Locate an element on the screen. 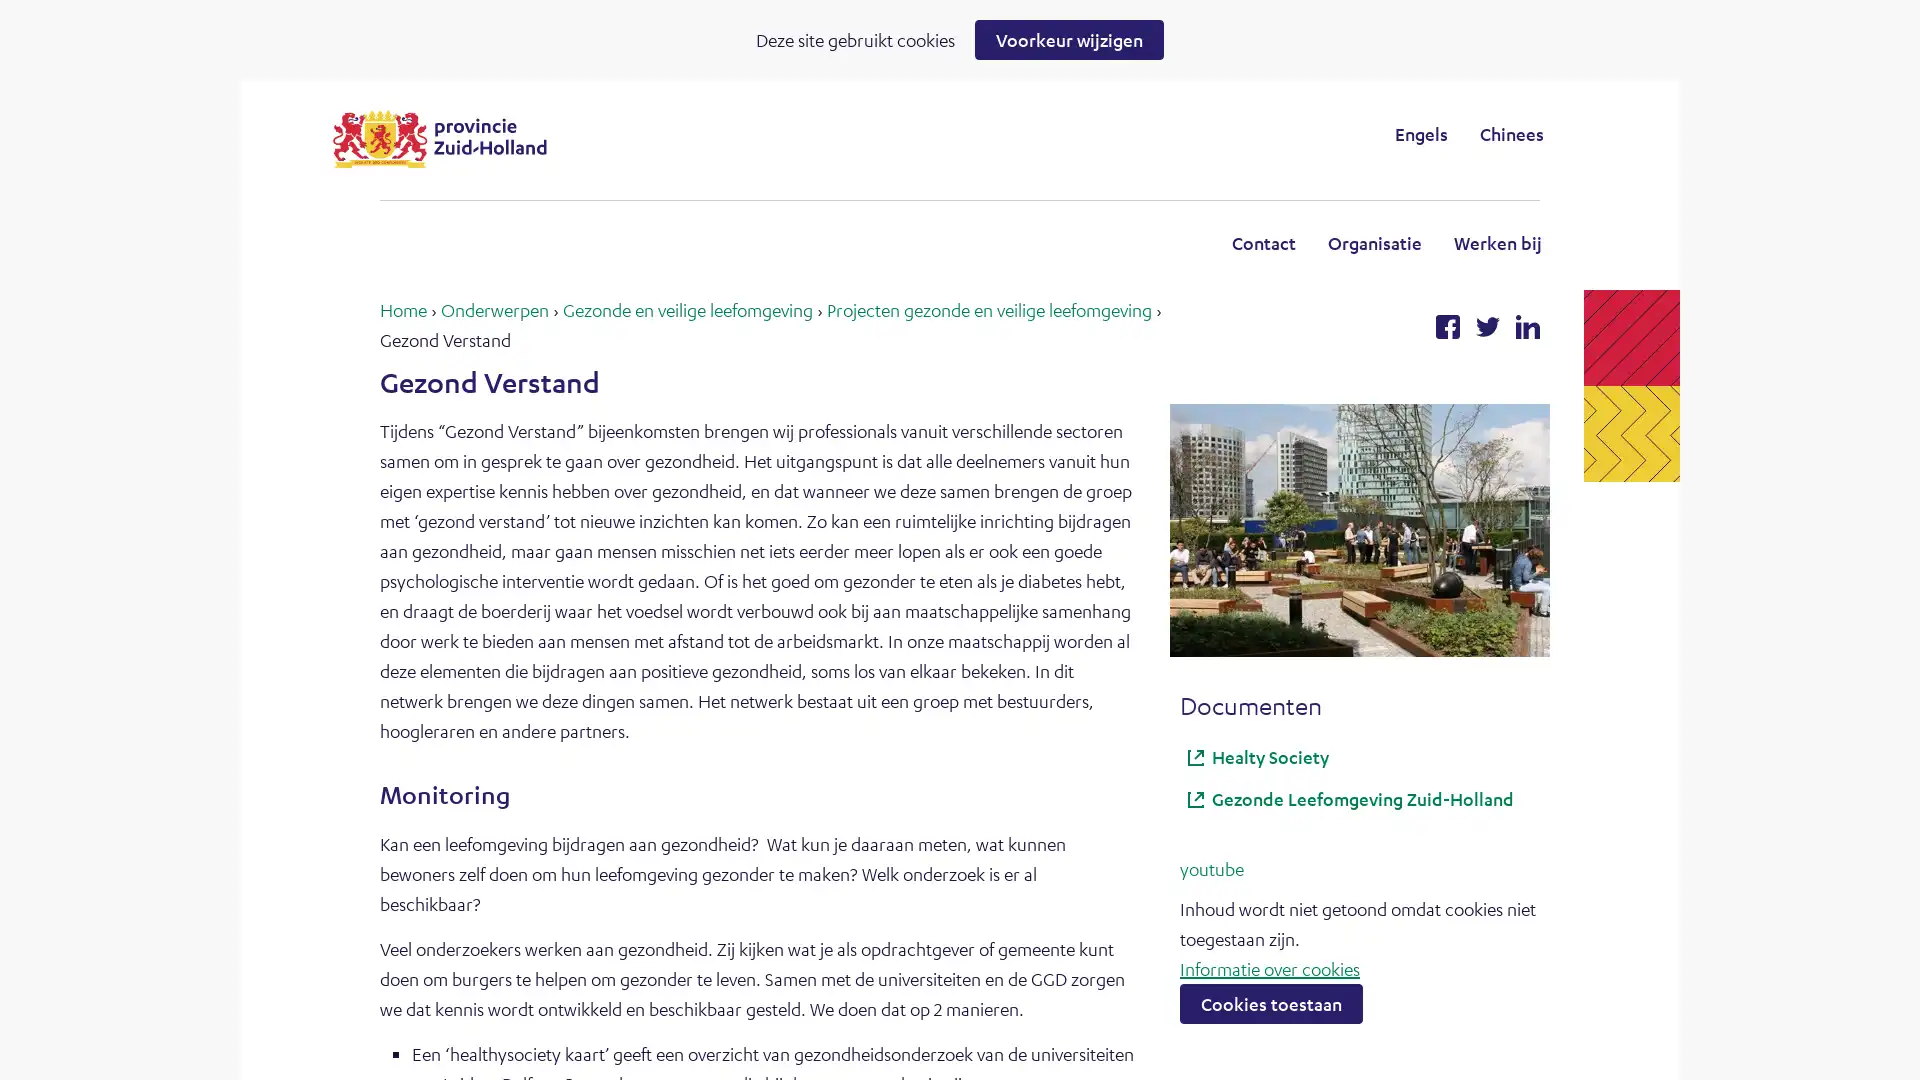 This screenshot has width=1920, height=1080. Cookies toestaan is located at coordinates (1270, 1002).